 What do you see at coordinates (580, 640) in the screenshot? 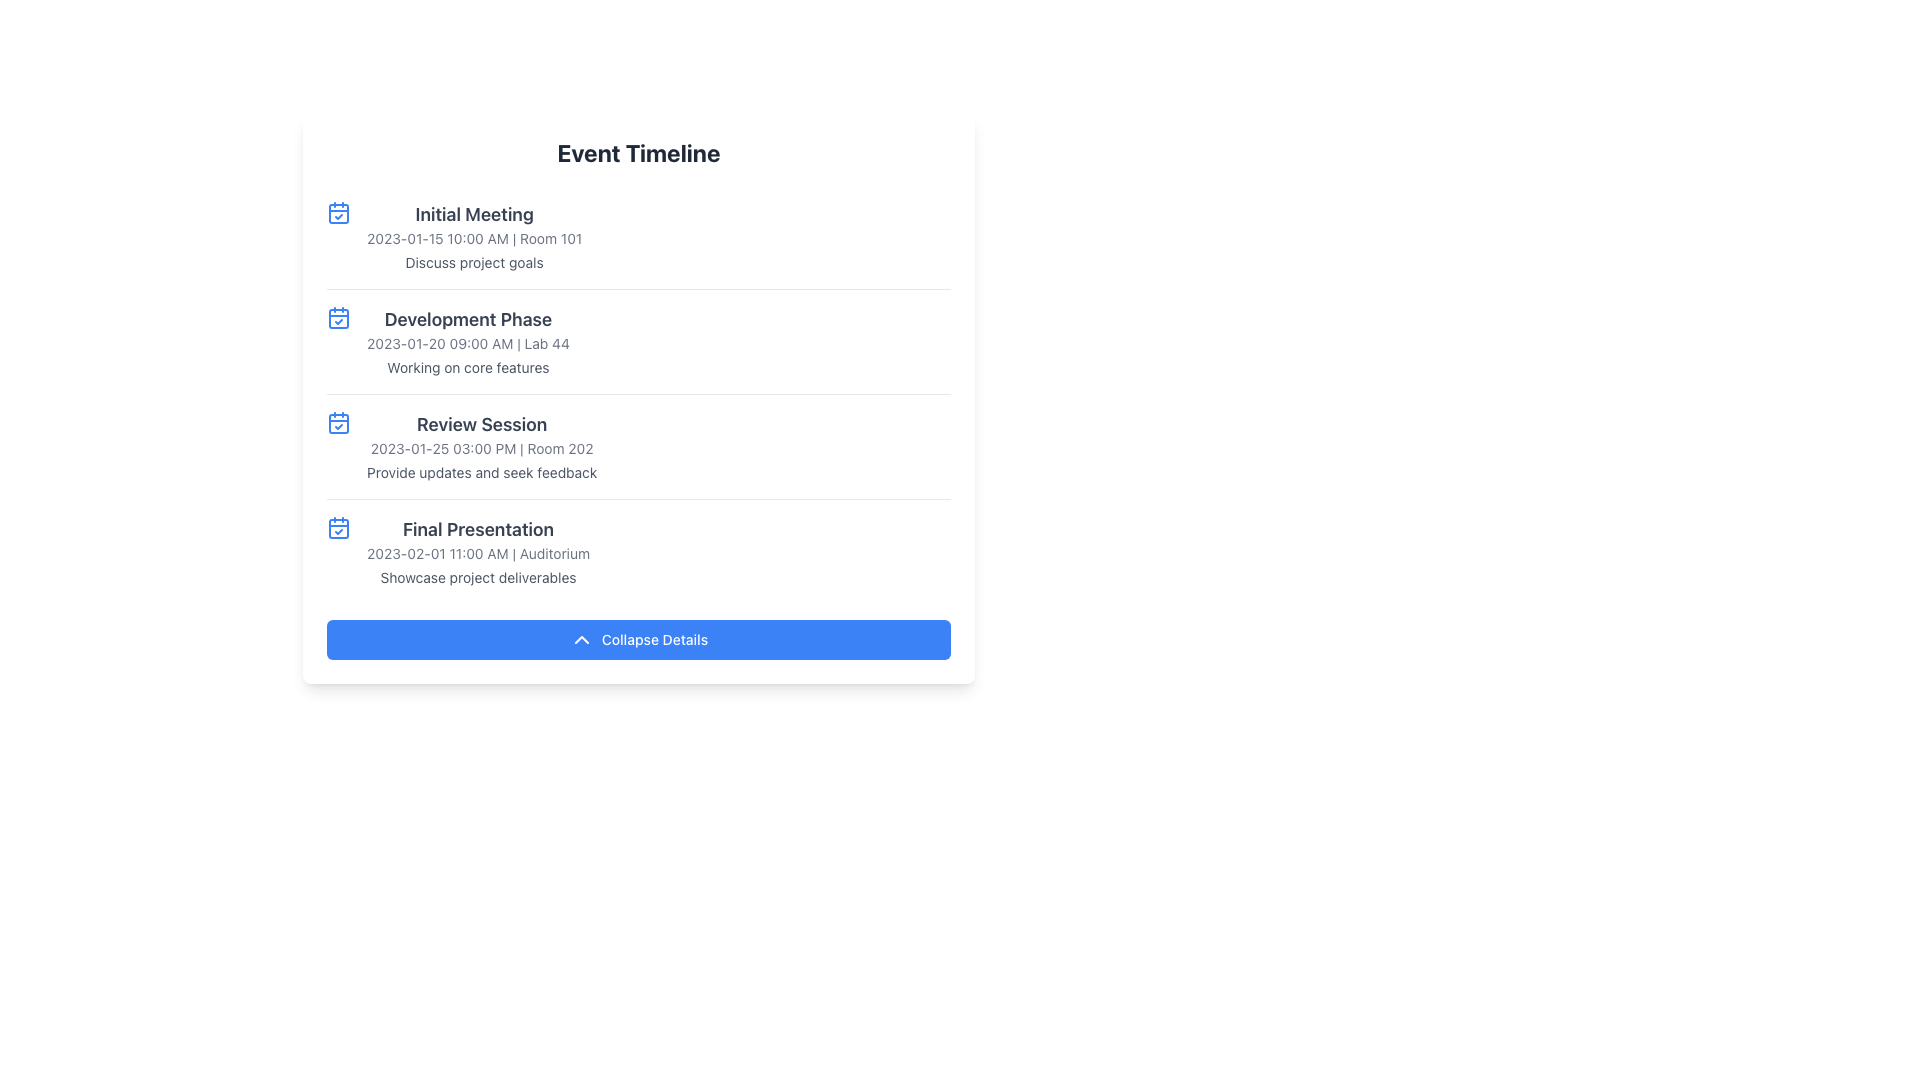
I see `the chevron-up icon in the 'Collapse Details' button located at the bottom of the layout` at bounding box center [580, 640].